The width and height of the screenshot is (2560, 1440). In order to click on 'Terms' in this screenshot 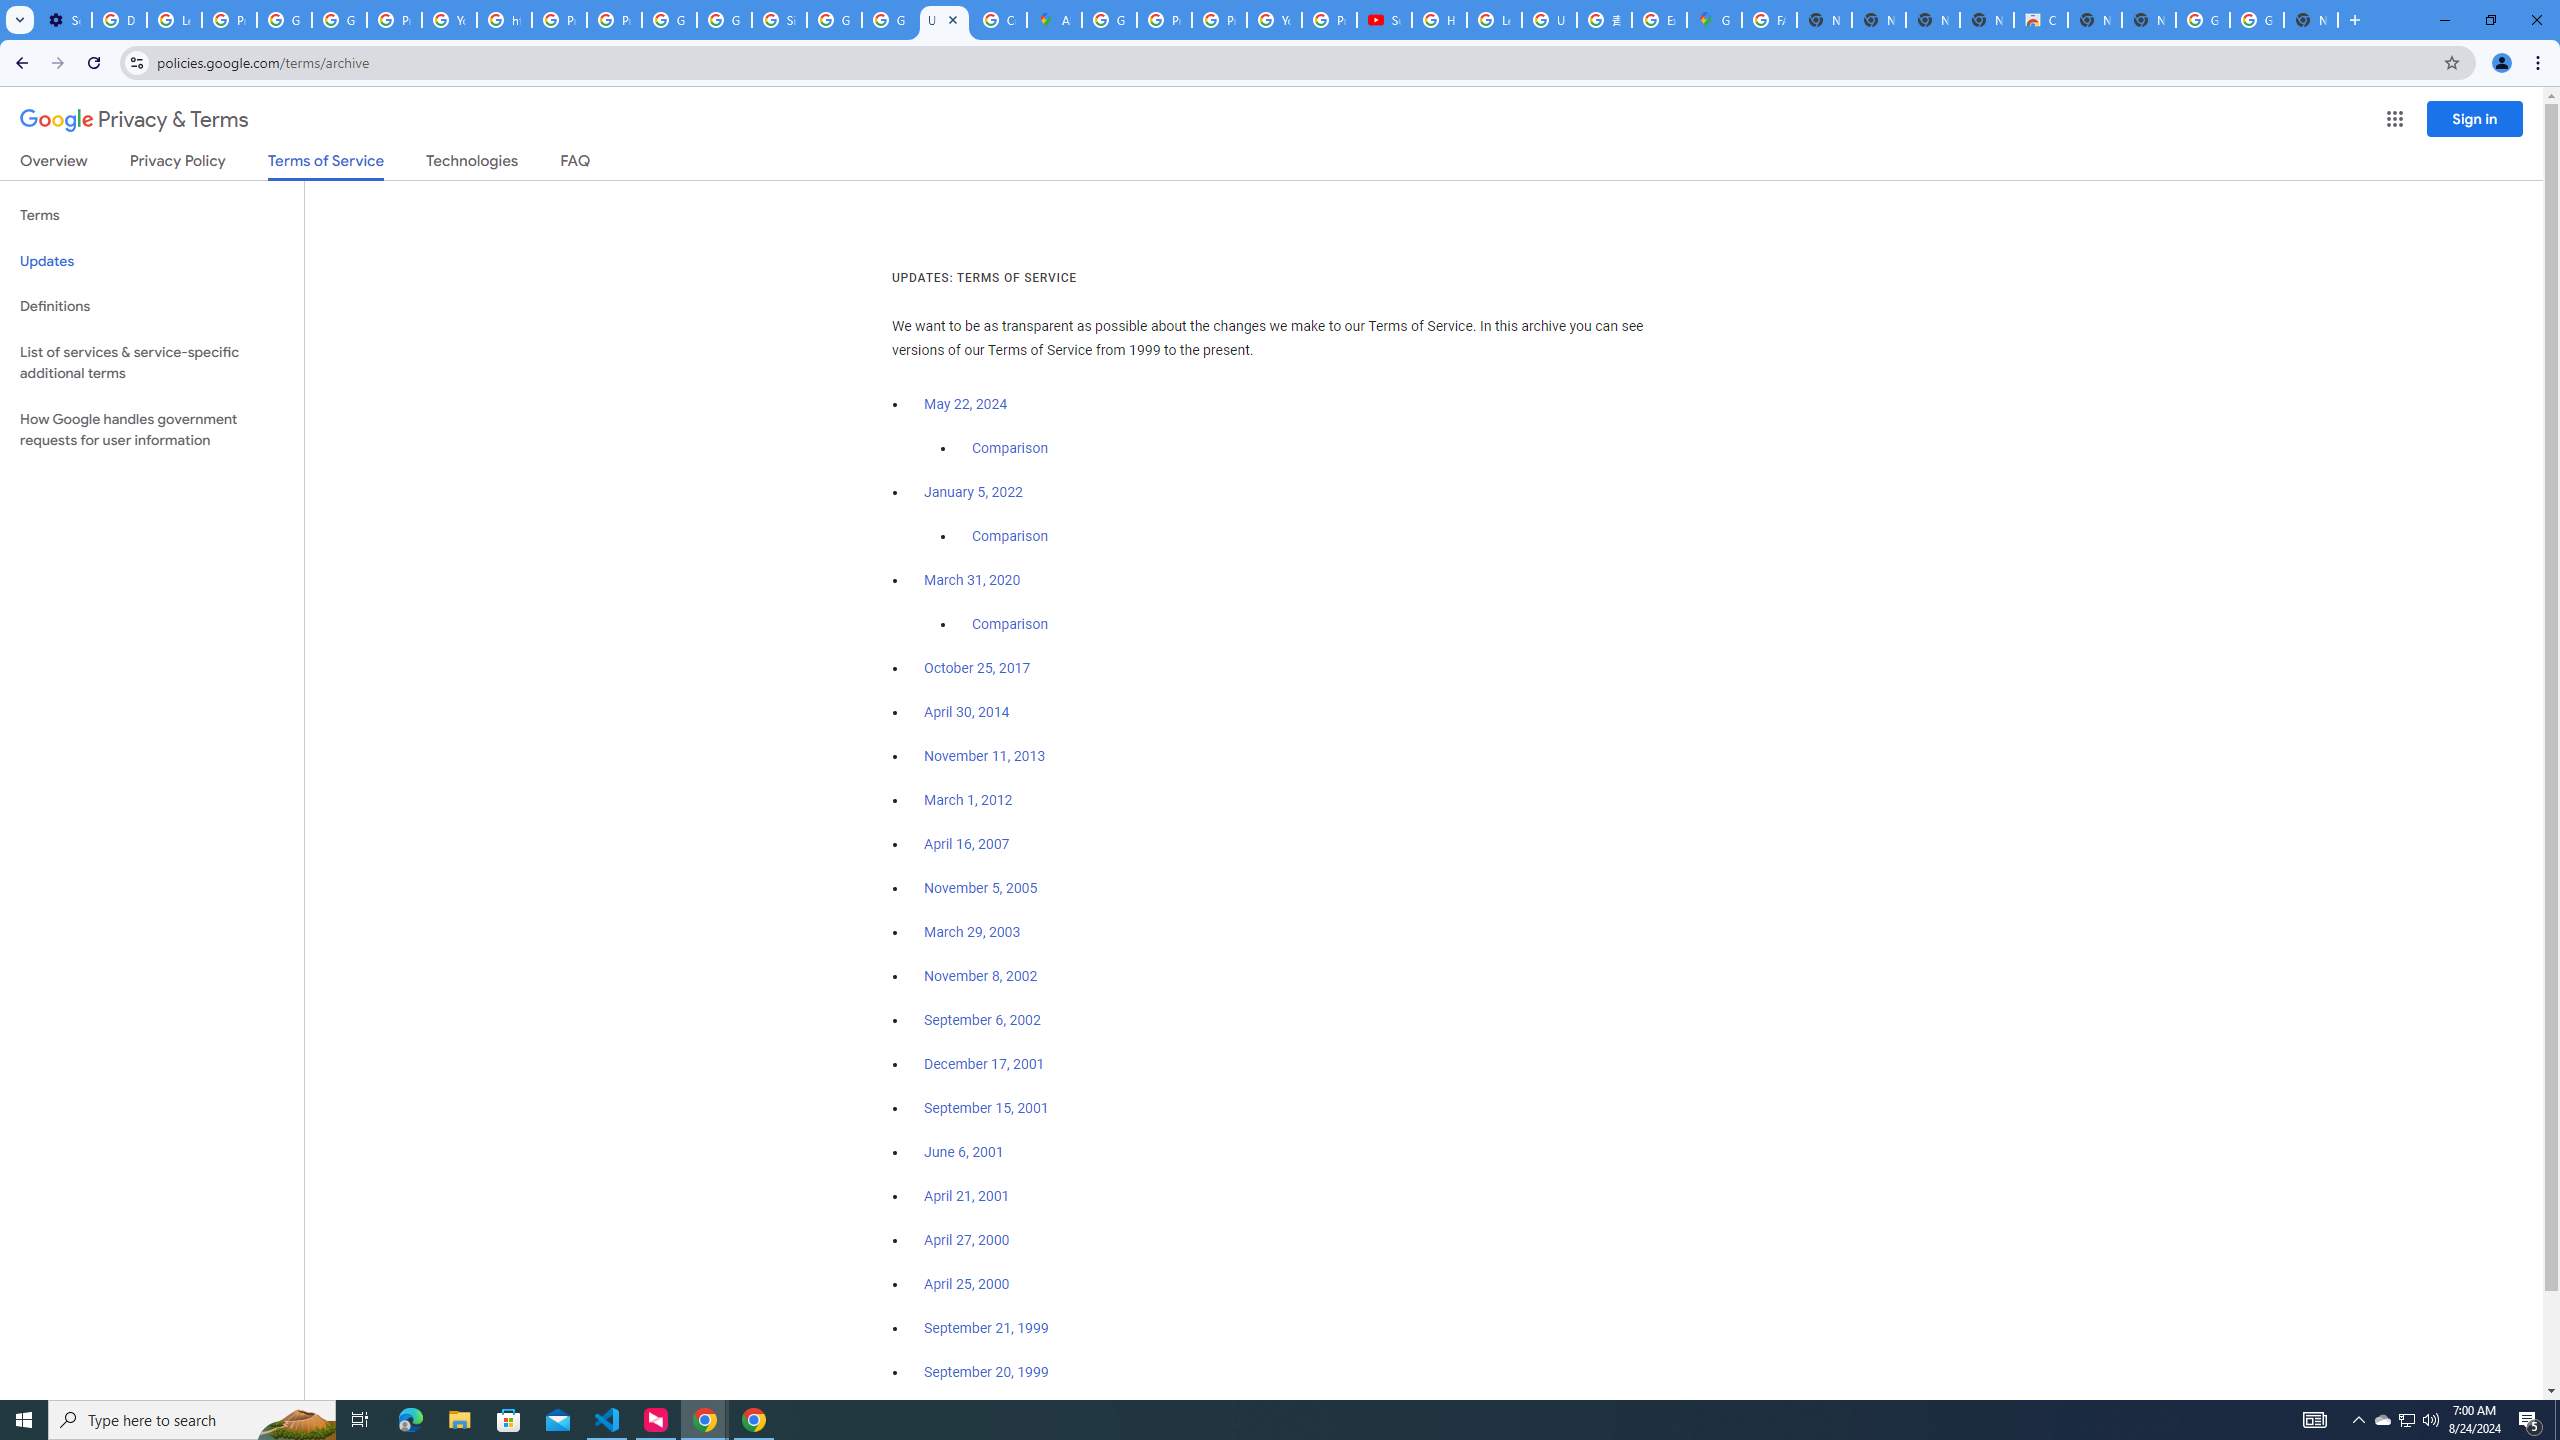, I will do `click(151, 215)`.